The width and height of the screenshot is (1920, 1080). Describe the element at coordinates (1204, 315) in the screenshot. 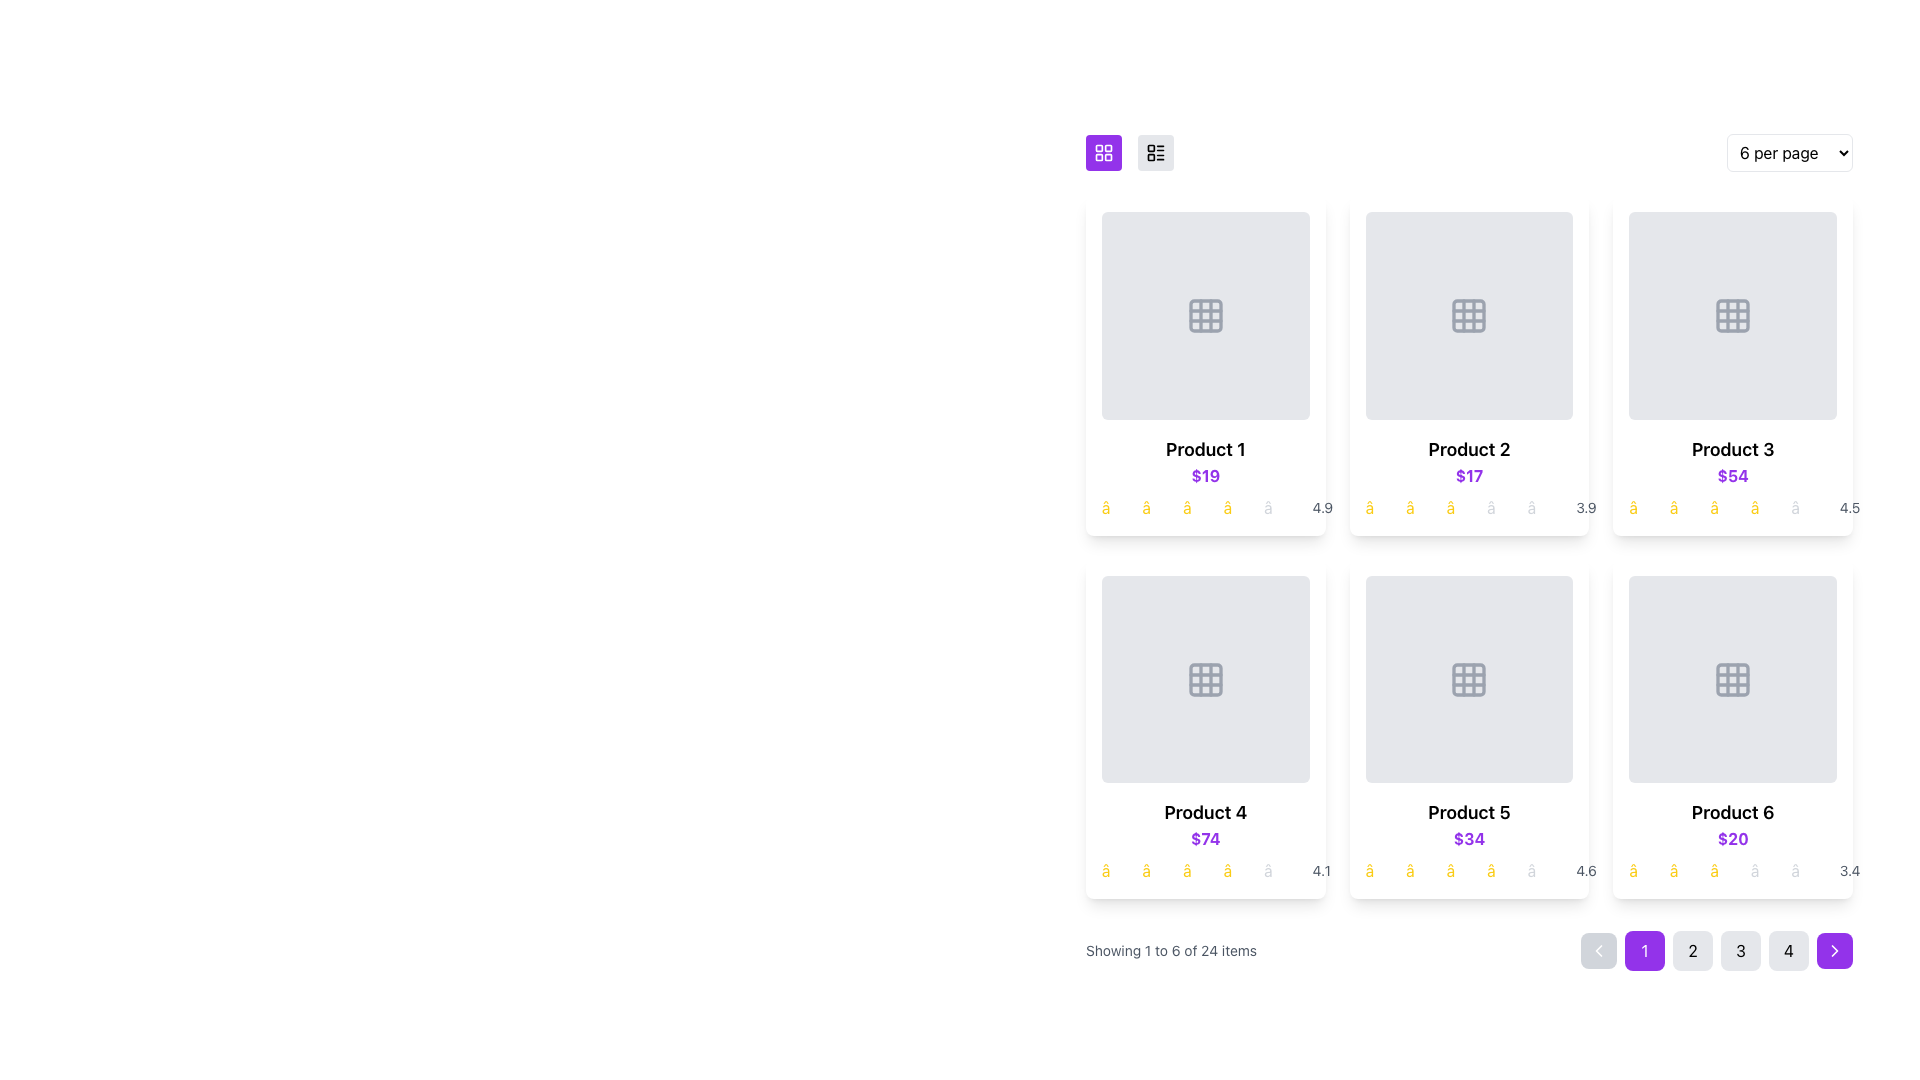

I see `the Placeholder icon located in the top-left corner of the first product card under the view switcher section` at that location.